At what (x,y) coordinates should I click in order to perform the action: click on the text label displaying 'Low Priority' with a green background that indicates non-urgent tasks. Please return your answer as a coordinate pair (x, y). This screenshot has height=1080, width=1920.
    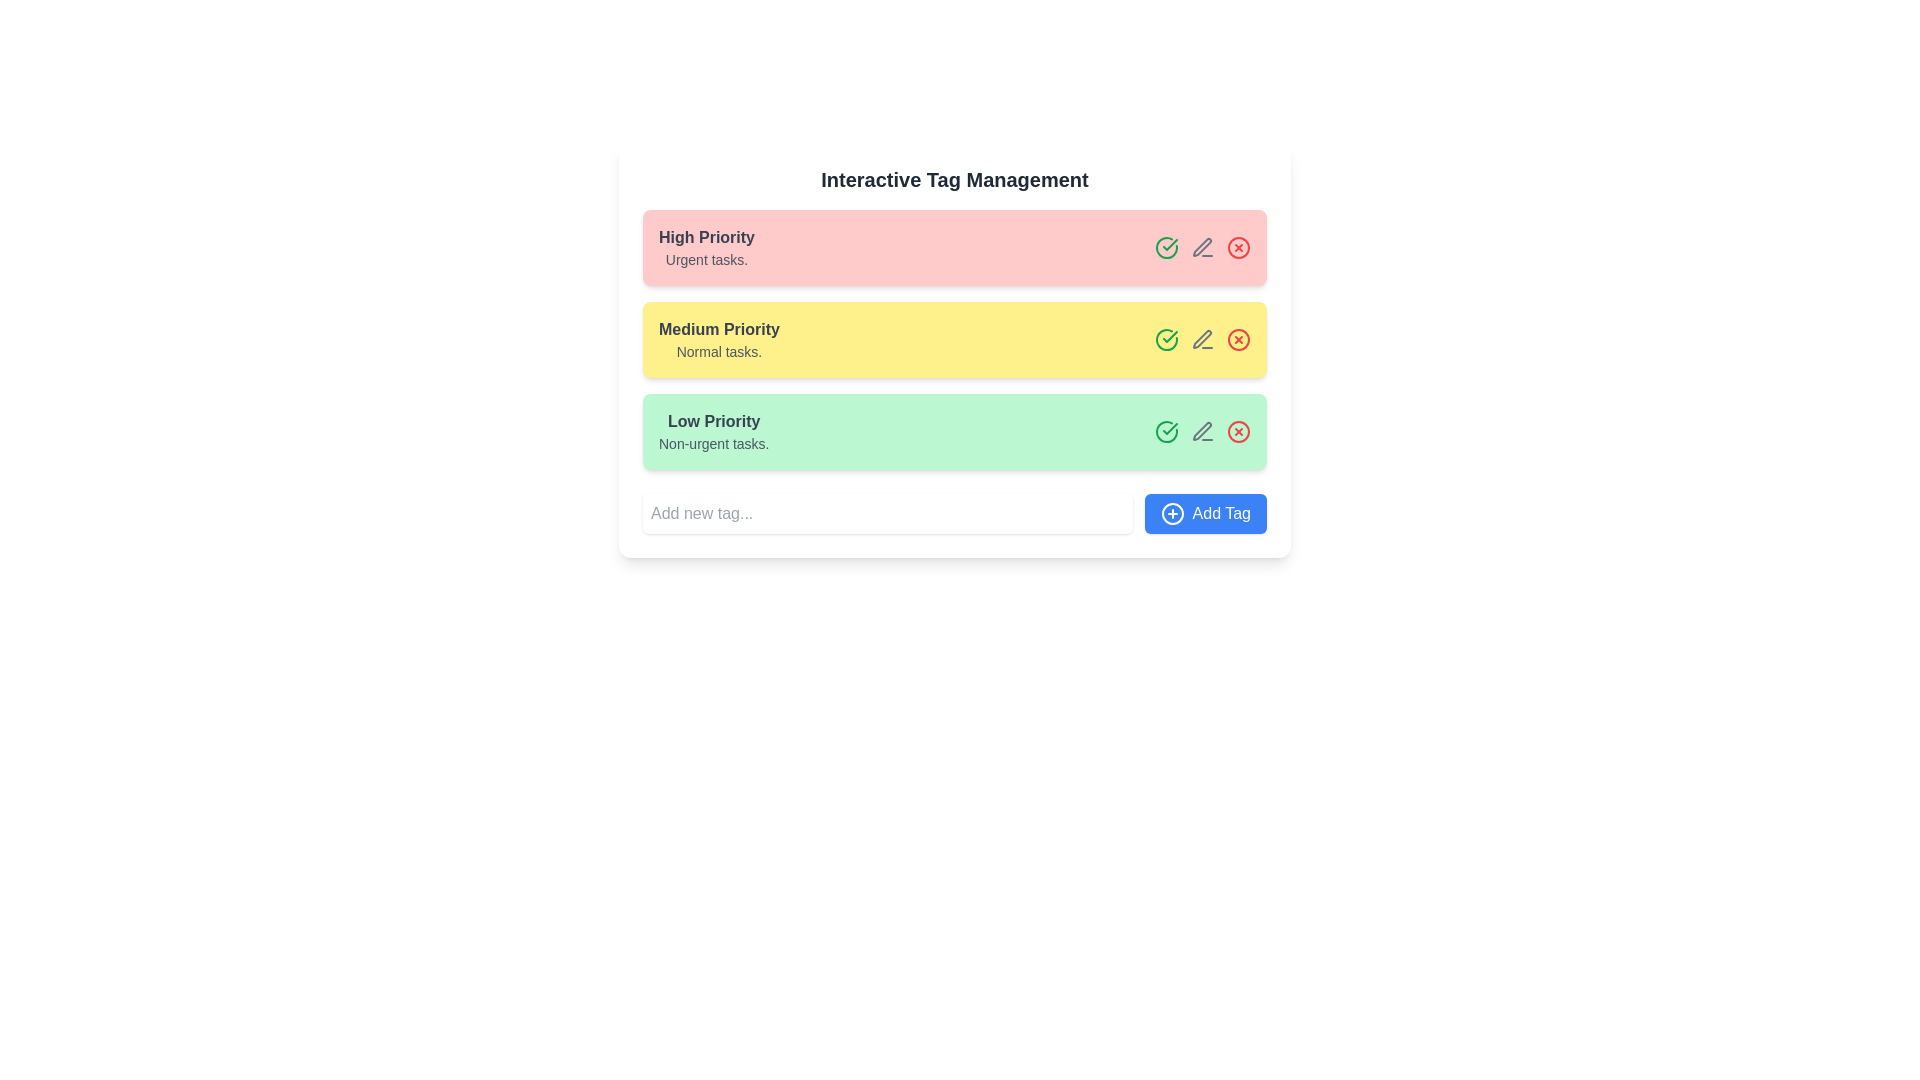
    Looking at the image, I should click on (714, 431).